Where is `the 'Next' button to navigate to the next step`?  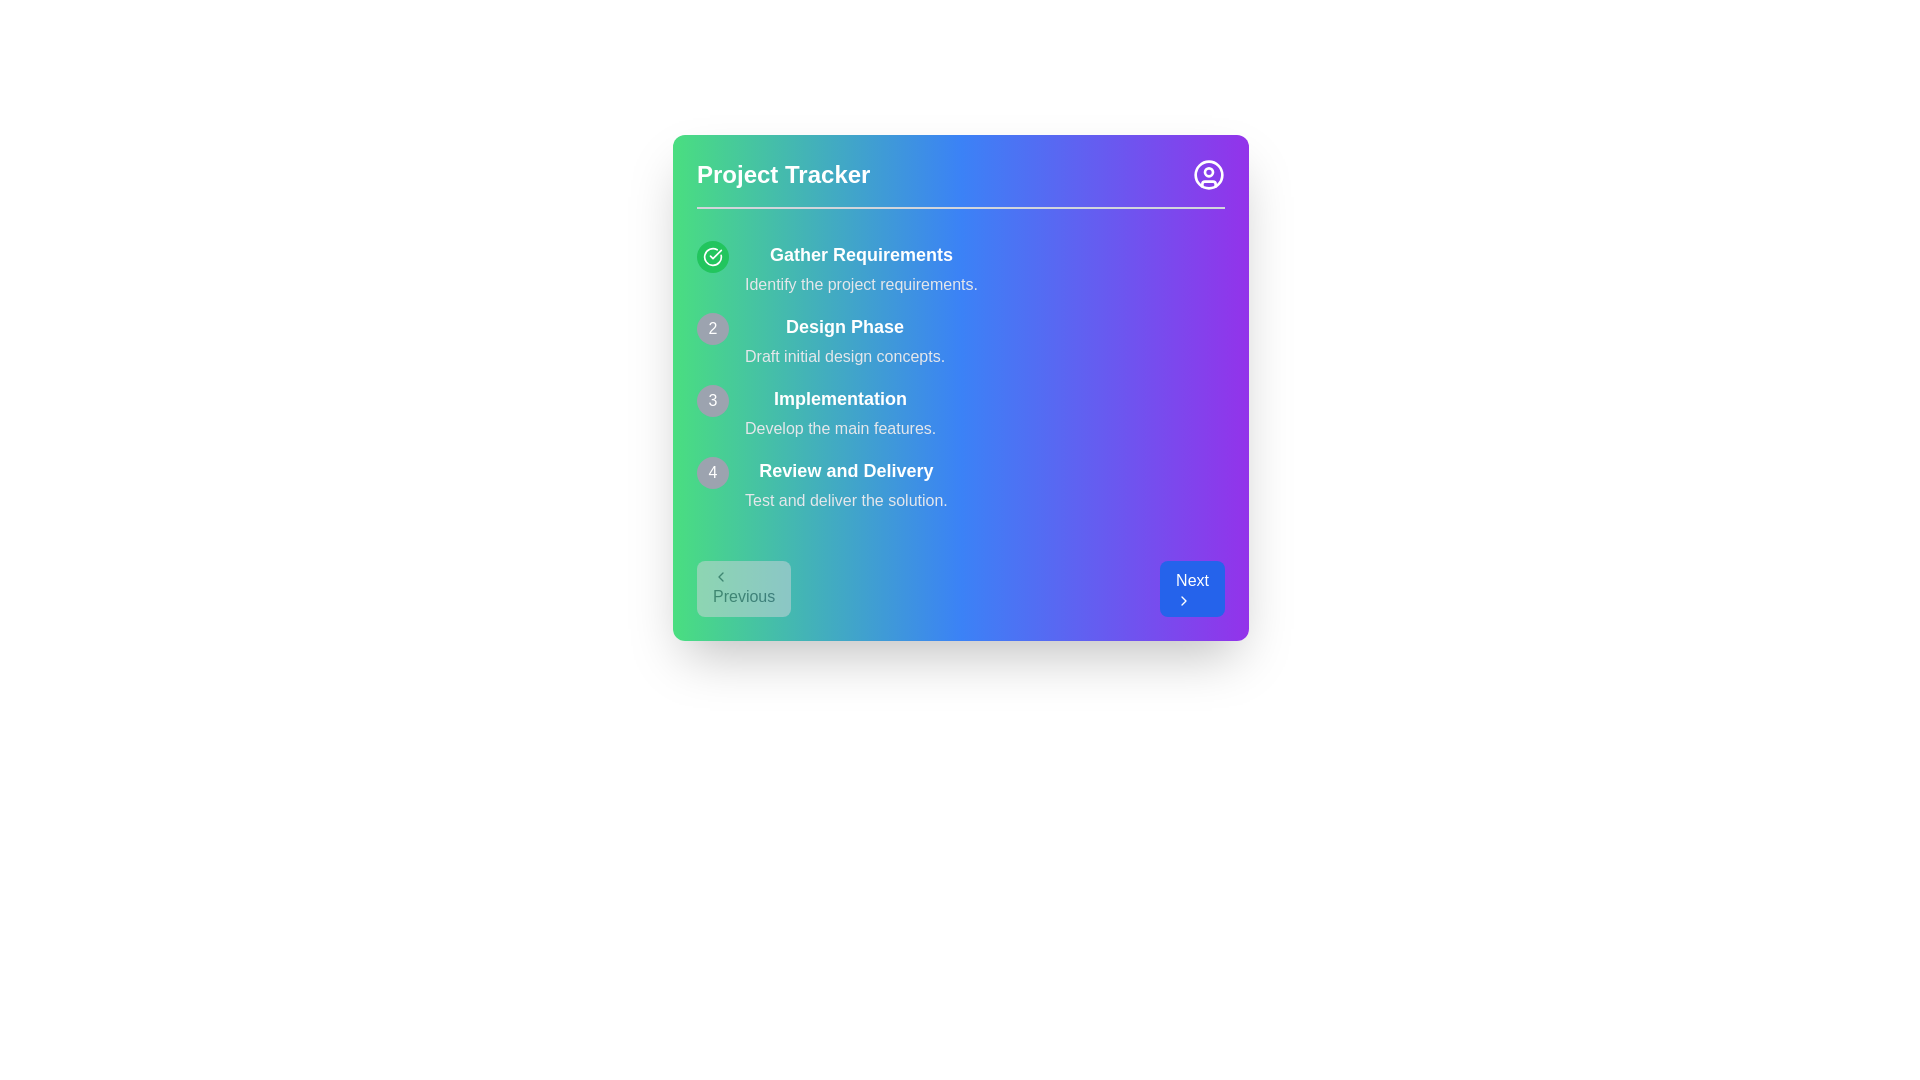 the 'Next' button to navigate to the next step is located at coordinates (1191, 588).